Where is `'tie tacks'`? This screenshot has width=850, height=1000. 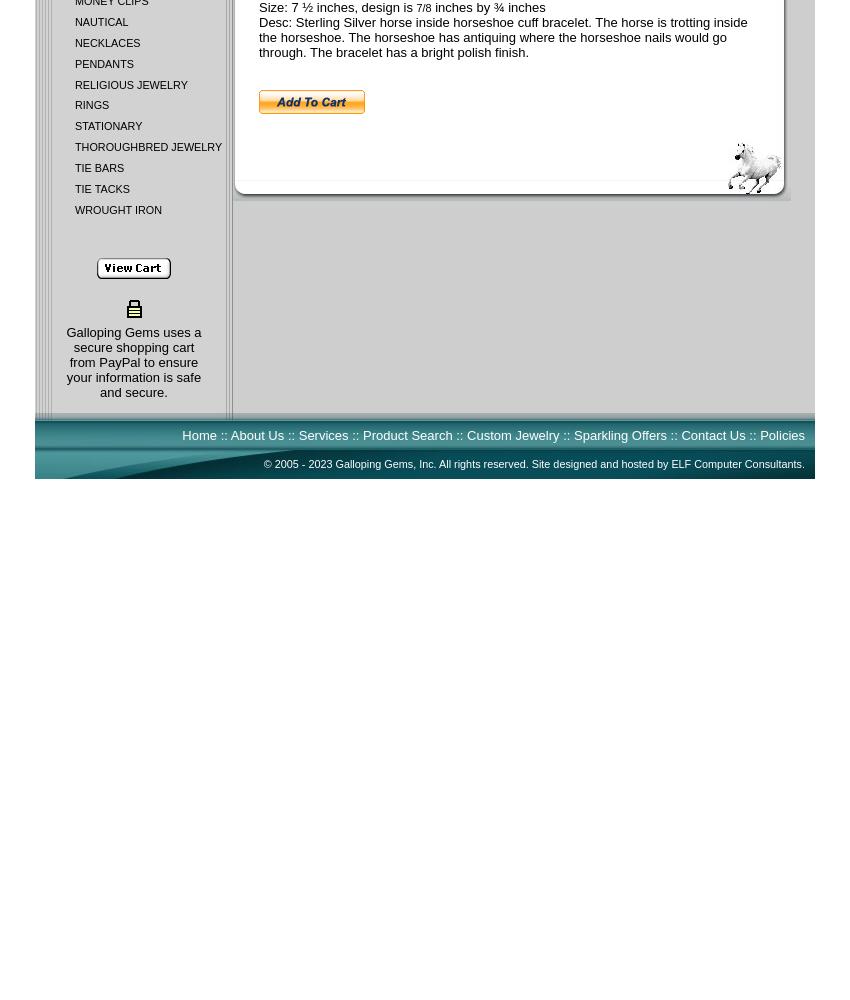 'tie tacks' is located at coordinates (101, 188).